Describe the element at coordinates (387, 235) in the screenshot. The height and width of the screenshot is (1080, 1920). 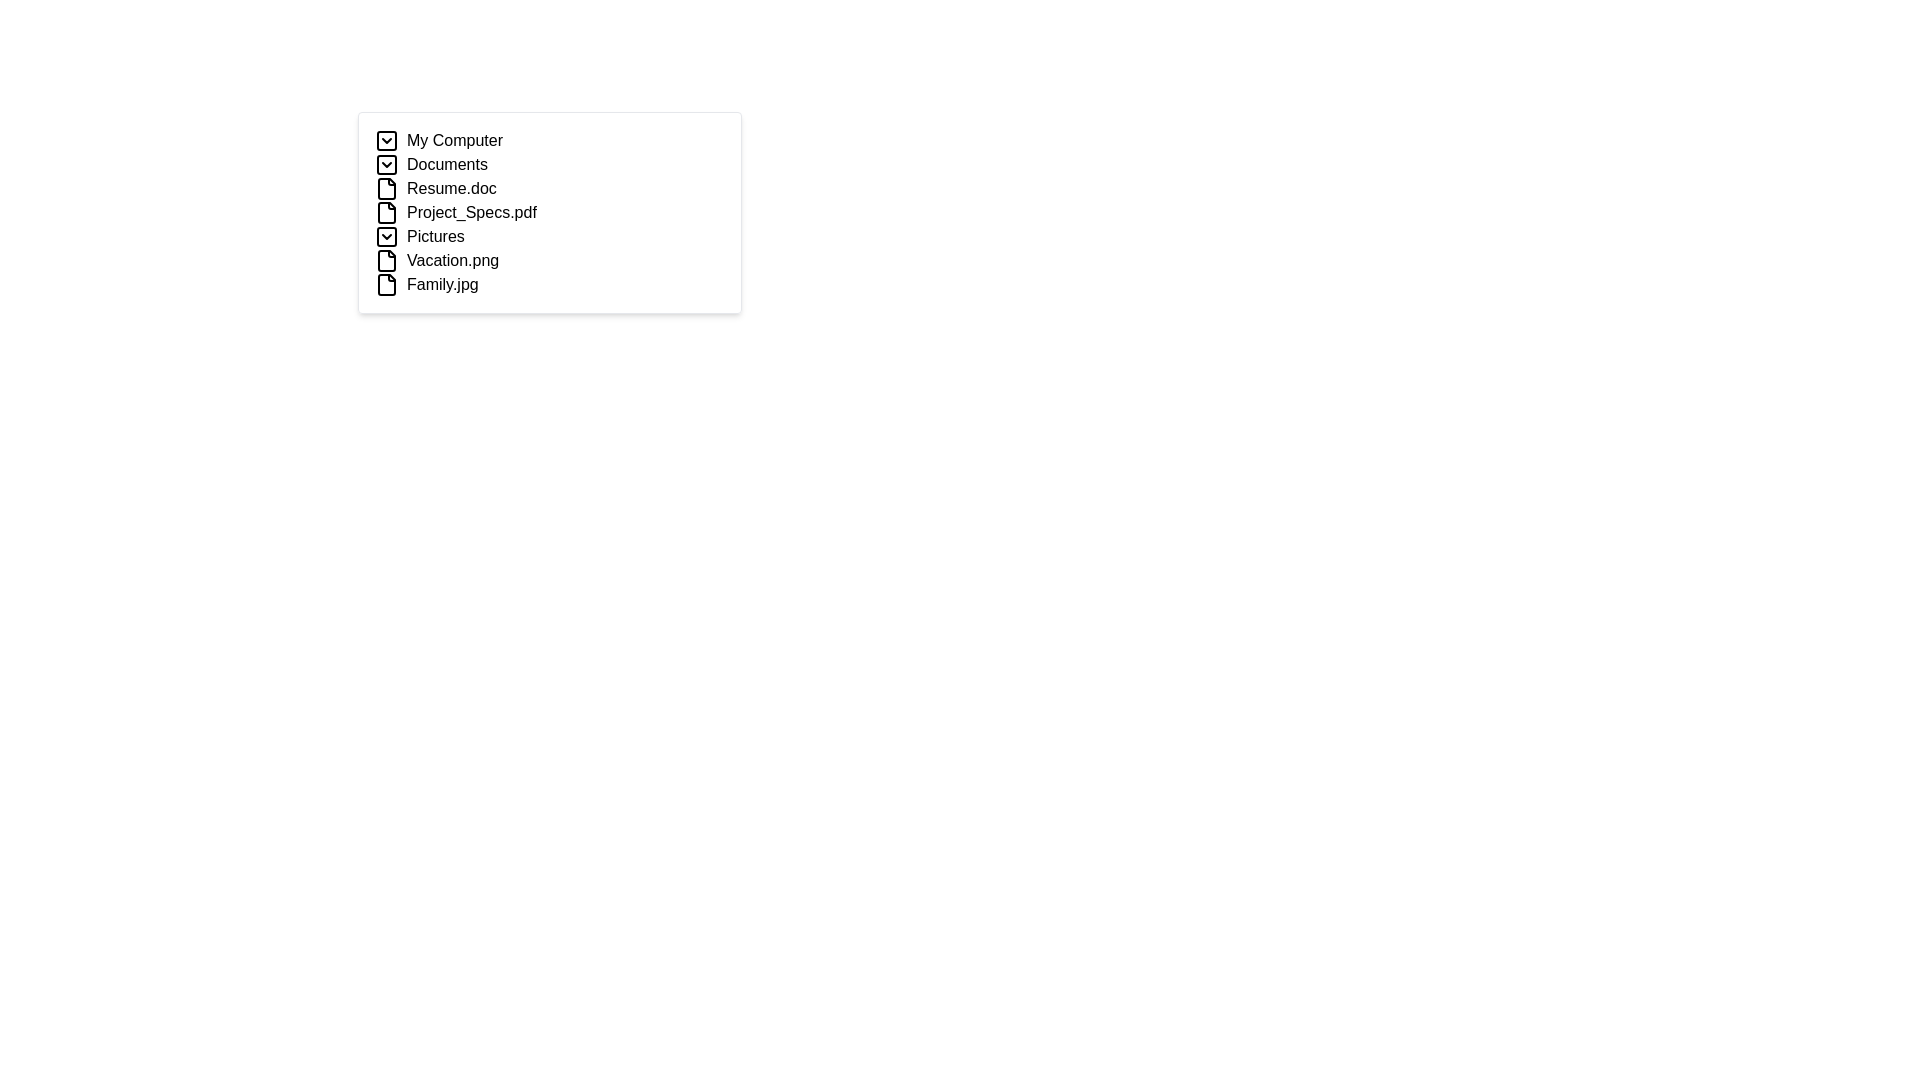
I see `the checkbox indicator for the 'Pictures' item` at that location.